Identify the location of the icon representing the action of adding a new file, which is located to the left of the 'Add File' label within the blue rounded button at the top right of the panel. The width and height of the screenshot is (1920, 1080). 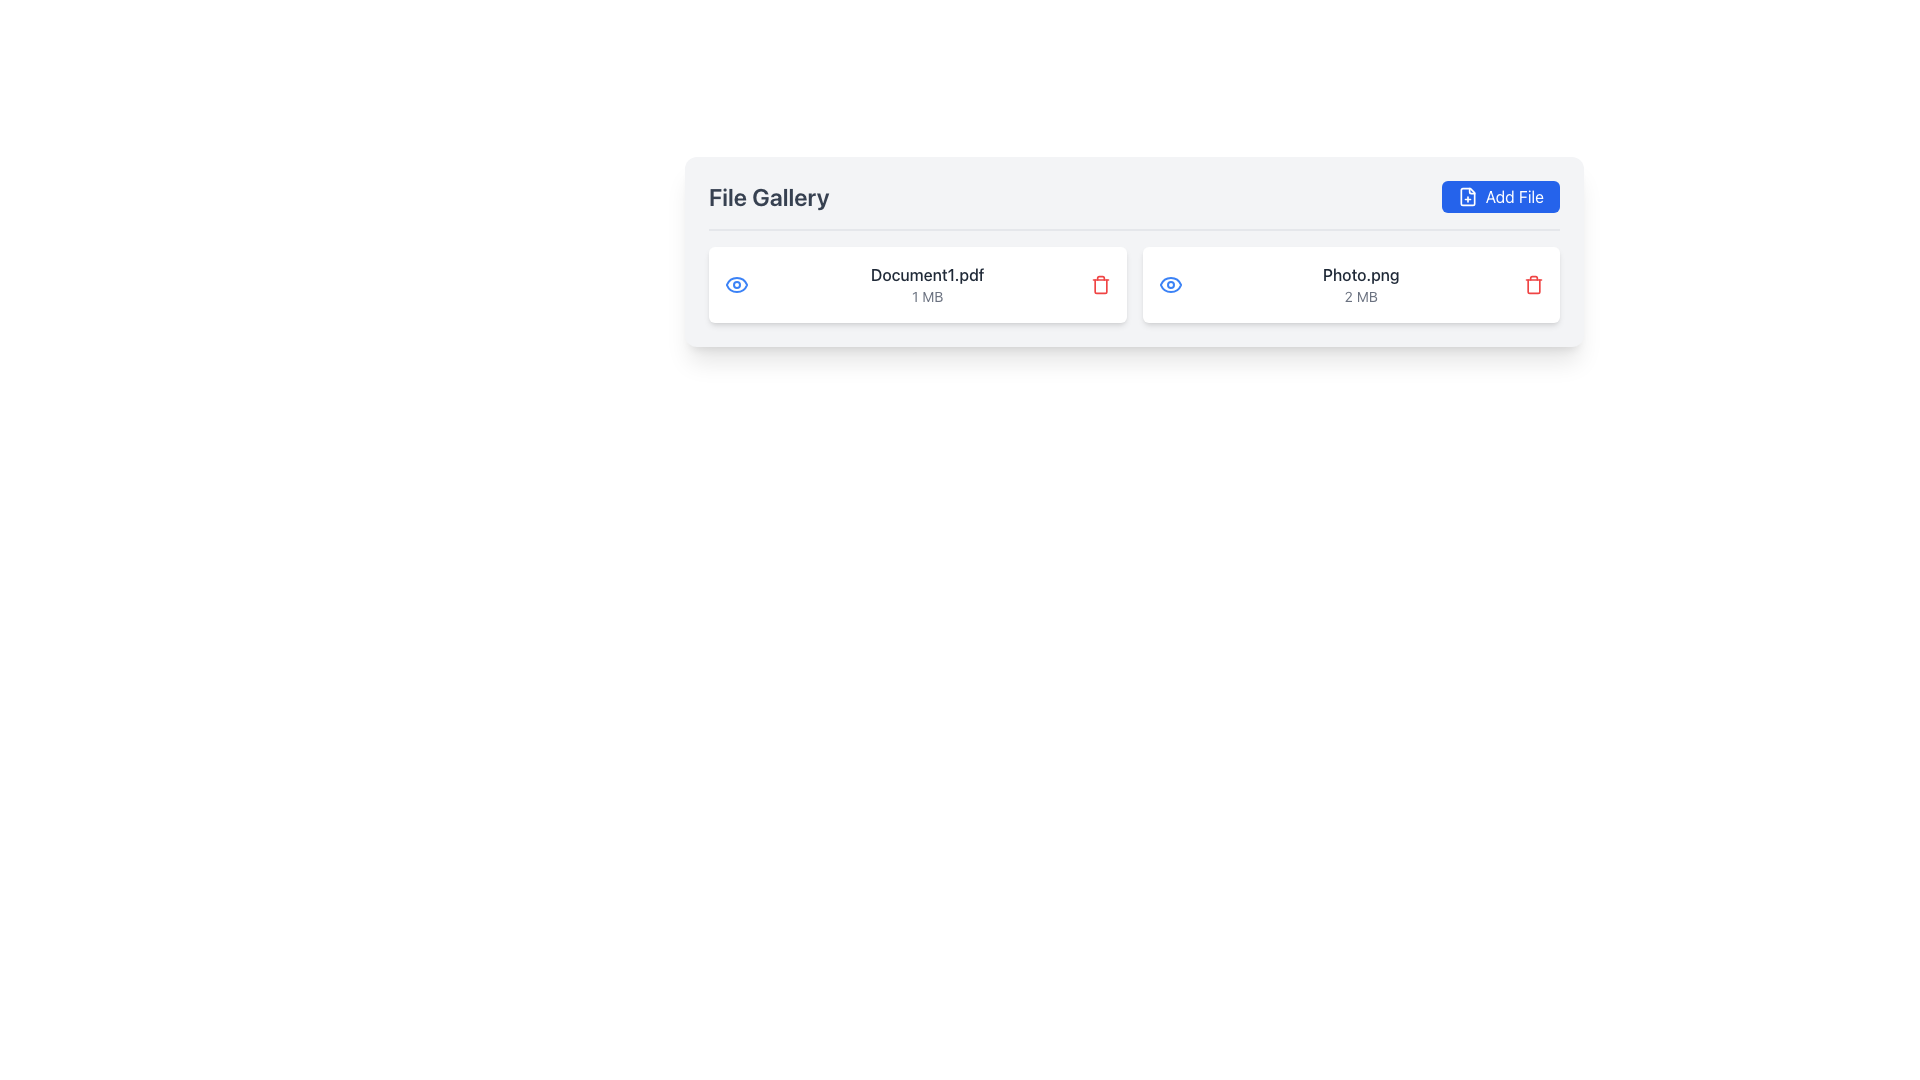
(1467, 196).